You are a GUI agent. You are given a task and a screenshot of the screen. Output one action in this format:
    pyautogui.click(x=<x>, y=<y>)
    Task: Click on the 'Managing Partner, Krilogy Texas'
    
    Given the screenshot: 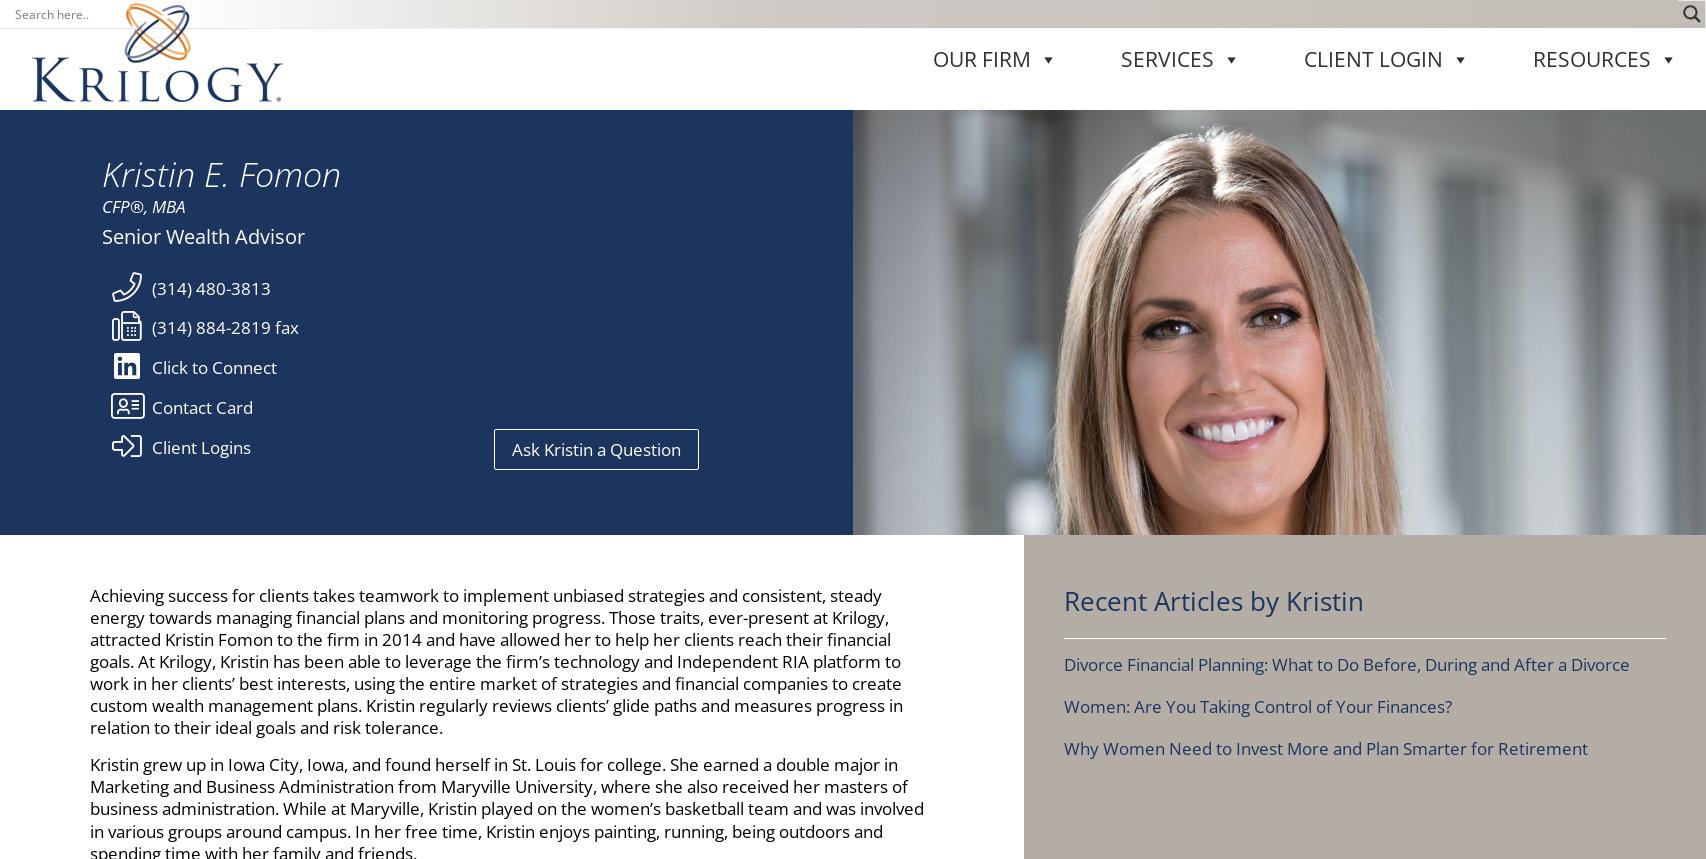 What is the action you would take?
    pyautogui.click(x=1388, y=567)
    